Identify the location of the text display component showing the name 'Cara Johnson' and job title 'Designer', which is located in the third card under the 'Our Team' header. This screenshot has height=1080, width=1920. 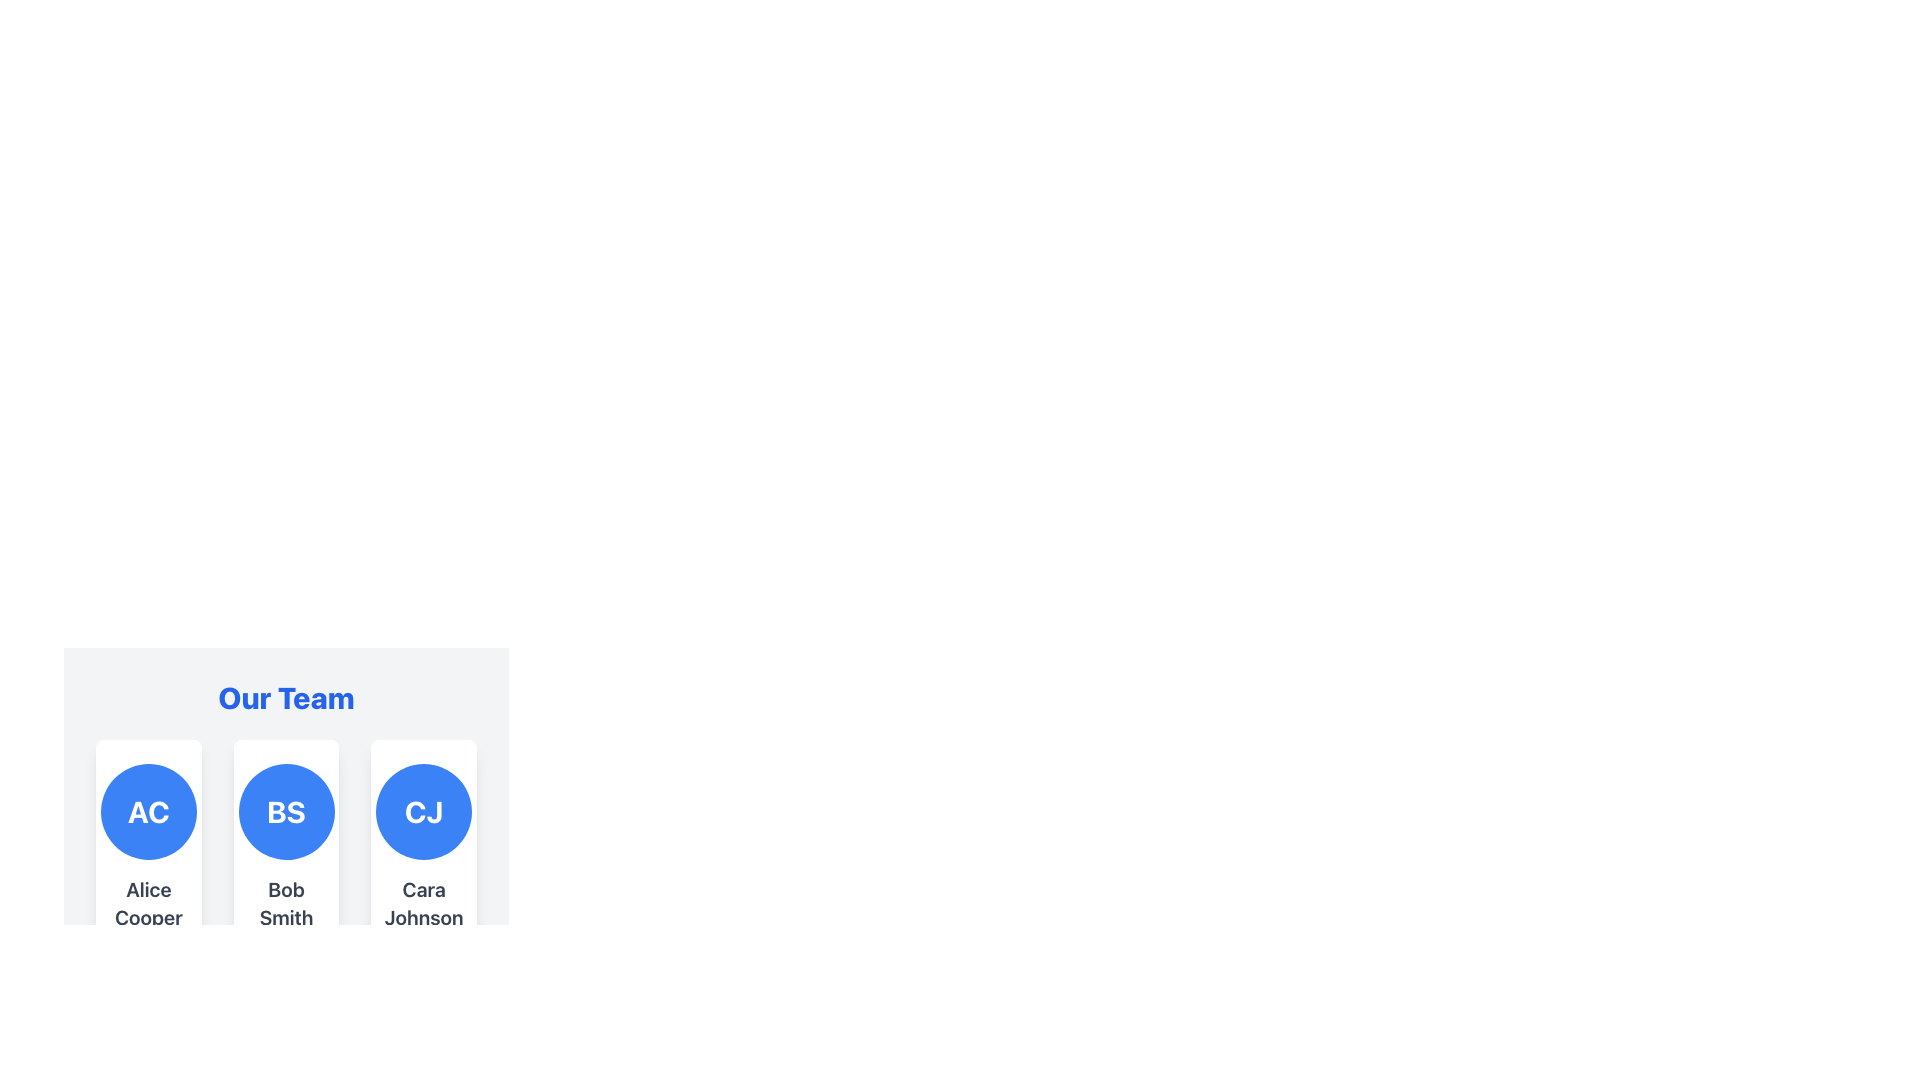
(423, 915).